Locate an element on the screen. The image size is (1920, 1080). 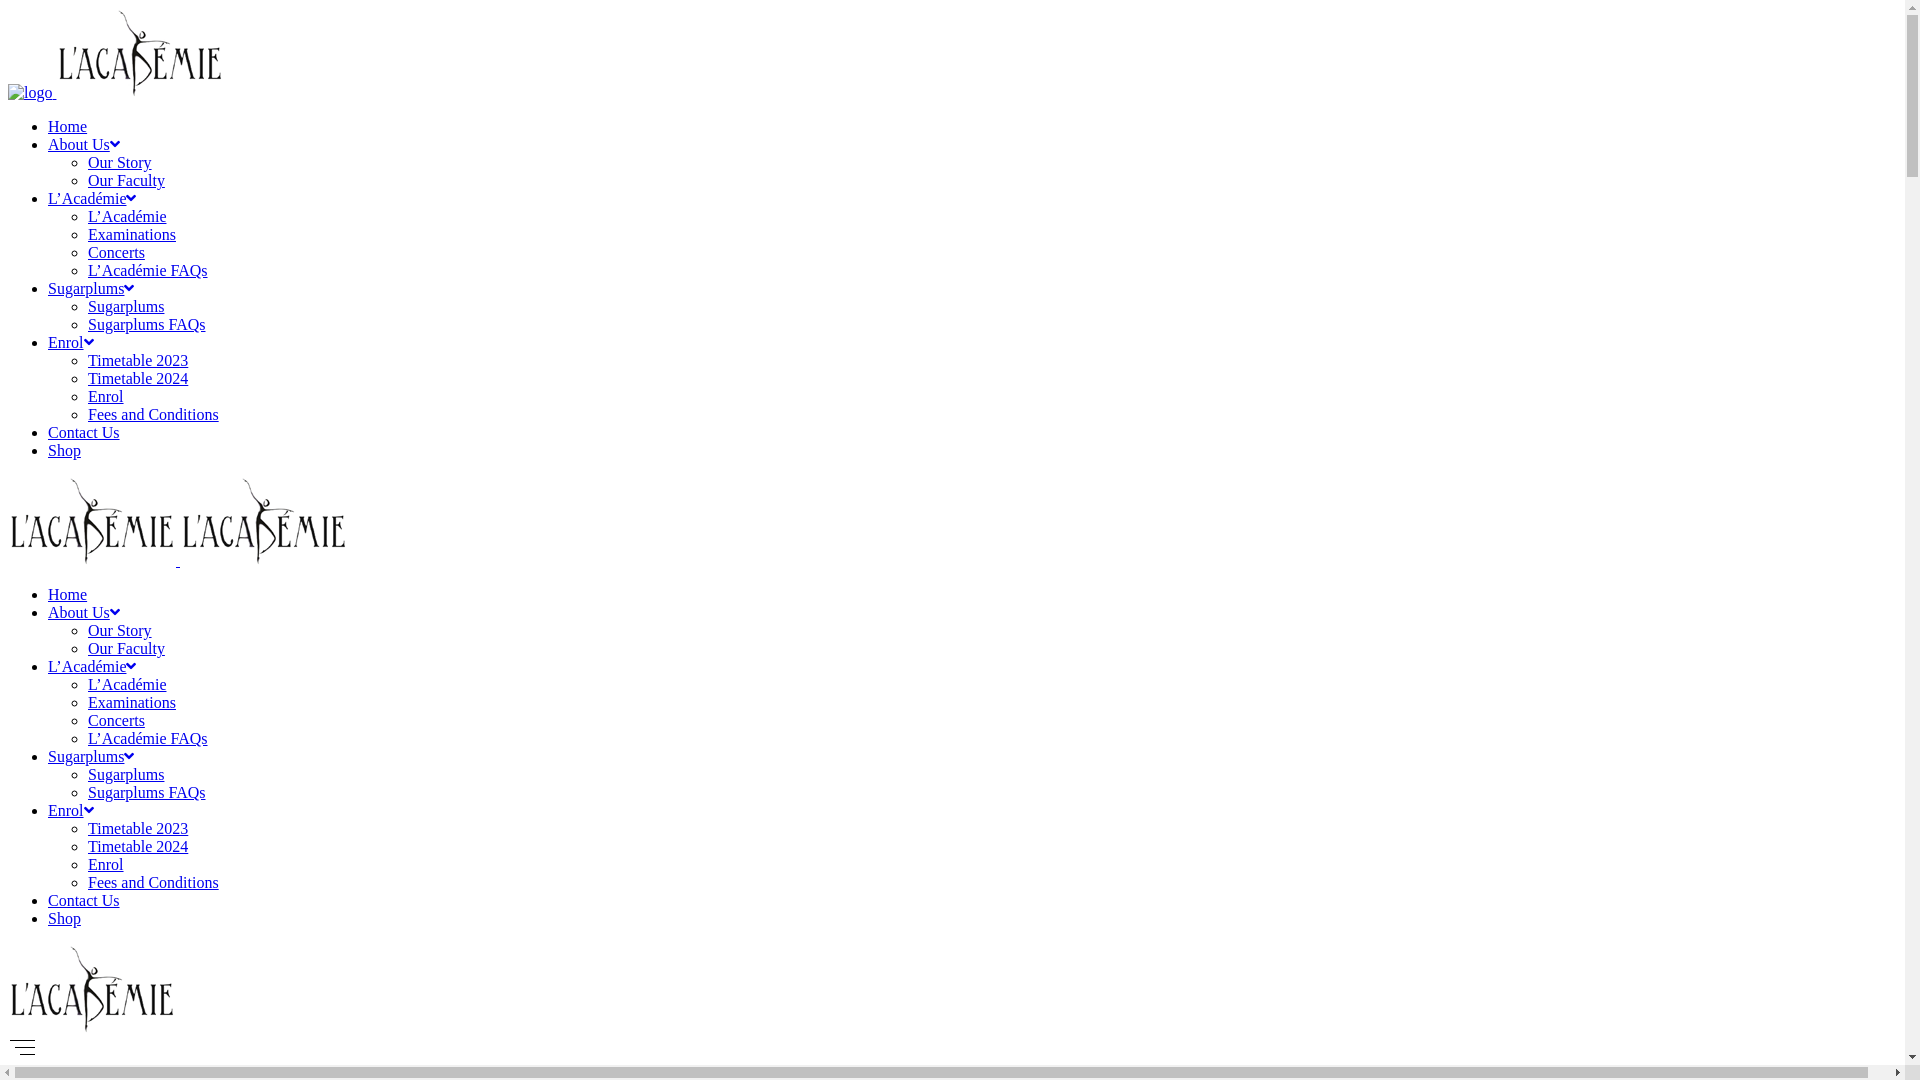
'Timetable 2024' is located at coordinates (137, 846).